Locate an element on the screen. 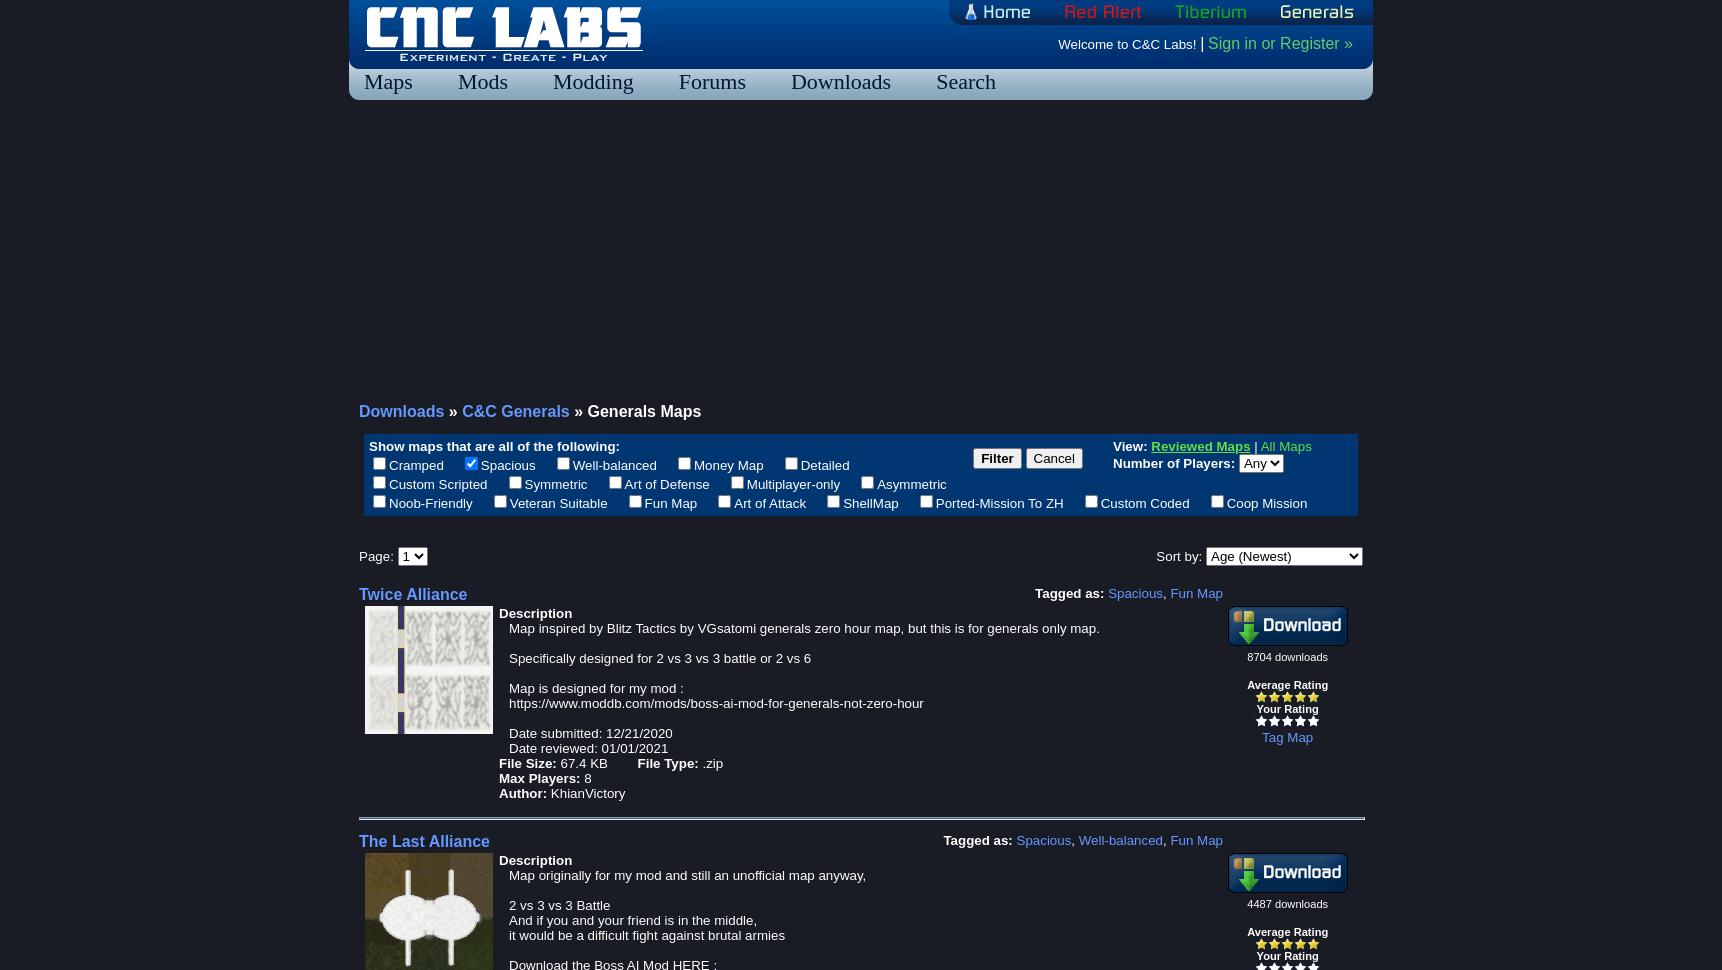 The width and height of the screenshot is (1722, 970). 'Max Players:' is located at coordinates (539, 778).